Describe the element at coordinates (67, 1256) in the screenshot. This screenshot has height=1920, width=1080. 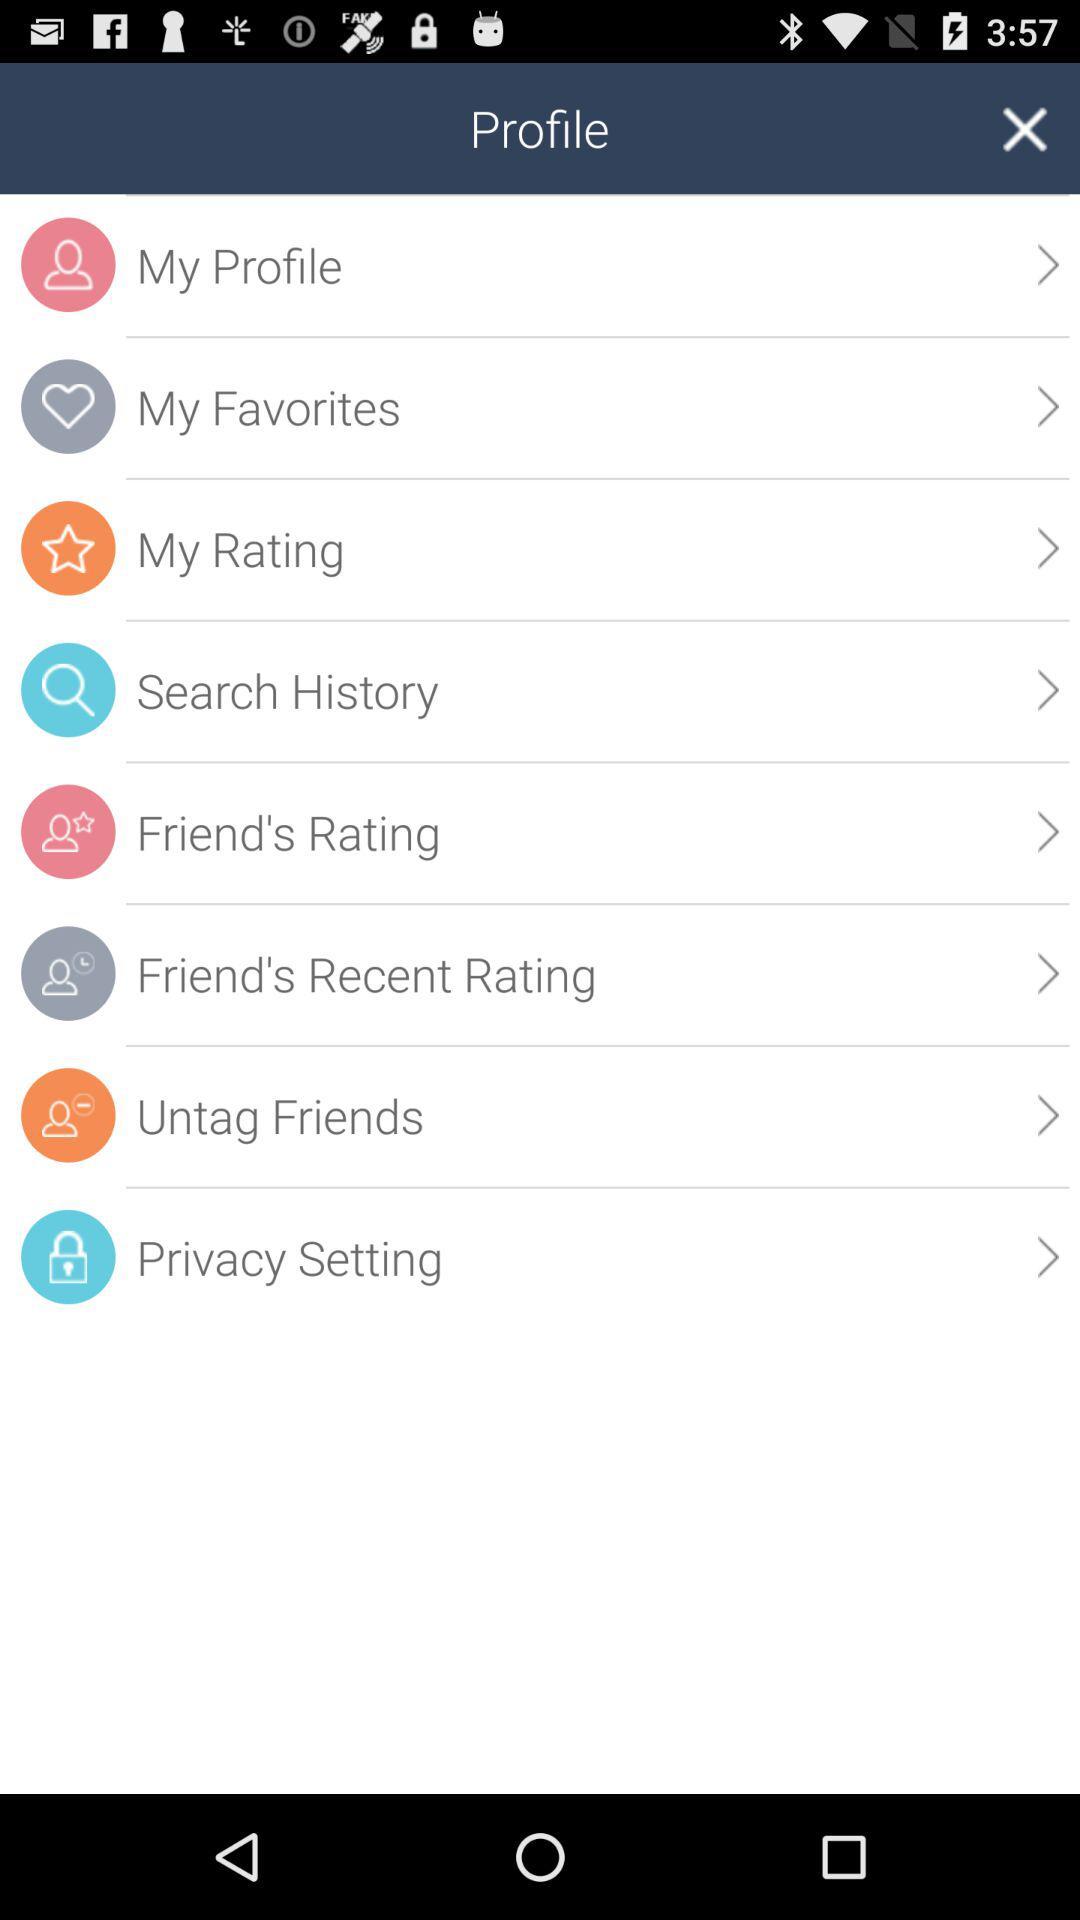
I see `the privacy setting icon` at that location.